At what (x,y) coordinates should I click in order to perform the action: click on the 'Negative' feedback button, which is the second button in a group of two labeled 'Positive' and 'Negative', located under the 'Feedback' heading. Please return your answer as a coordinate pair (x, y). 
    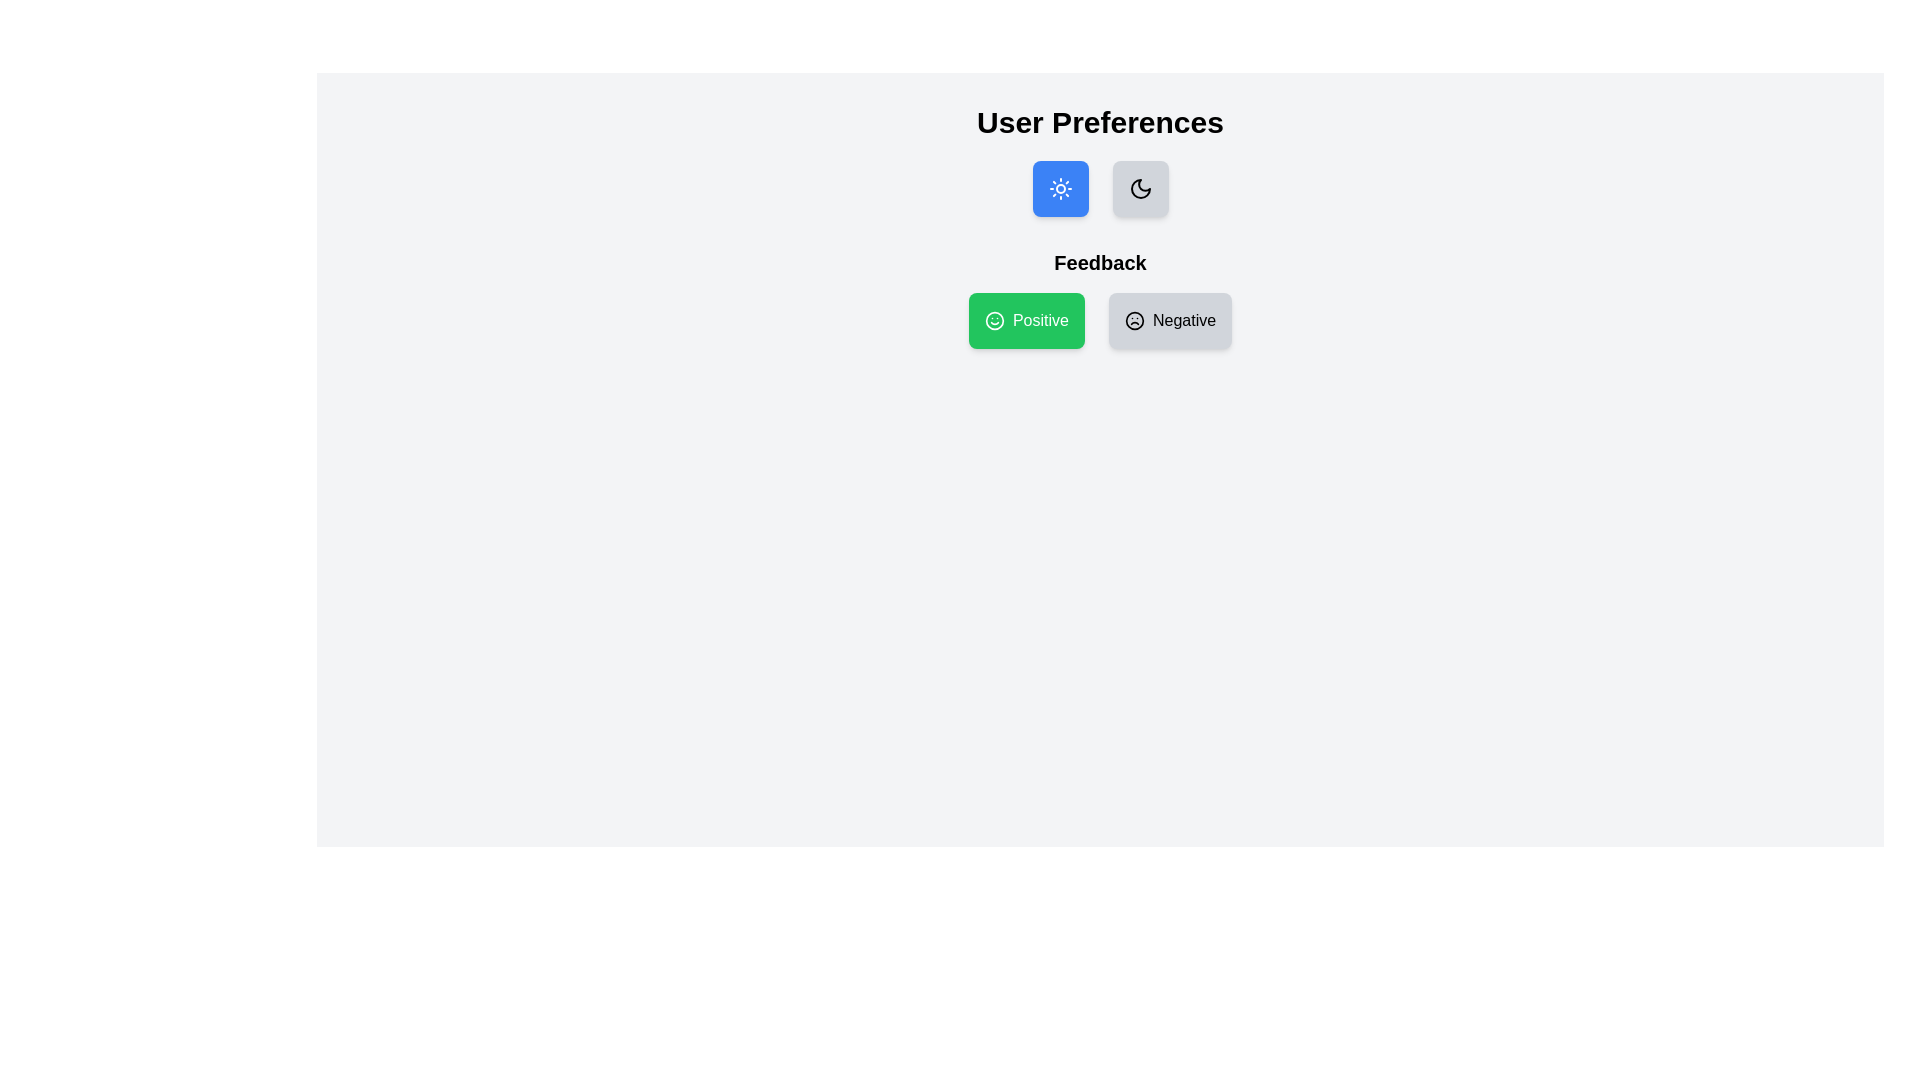
    Looking at the image, I should click on (1170, 319).